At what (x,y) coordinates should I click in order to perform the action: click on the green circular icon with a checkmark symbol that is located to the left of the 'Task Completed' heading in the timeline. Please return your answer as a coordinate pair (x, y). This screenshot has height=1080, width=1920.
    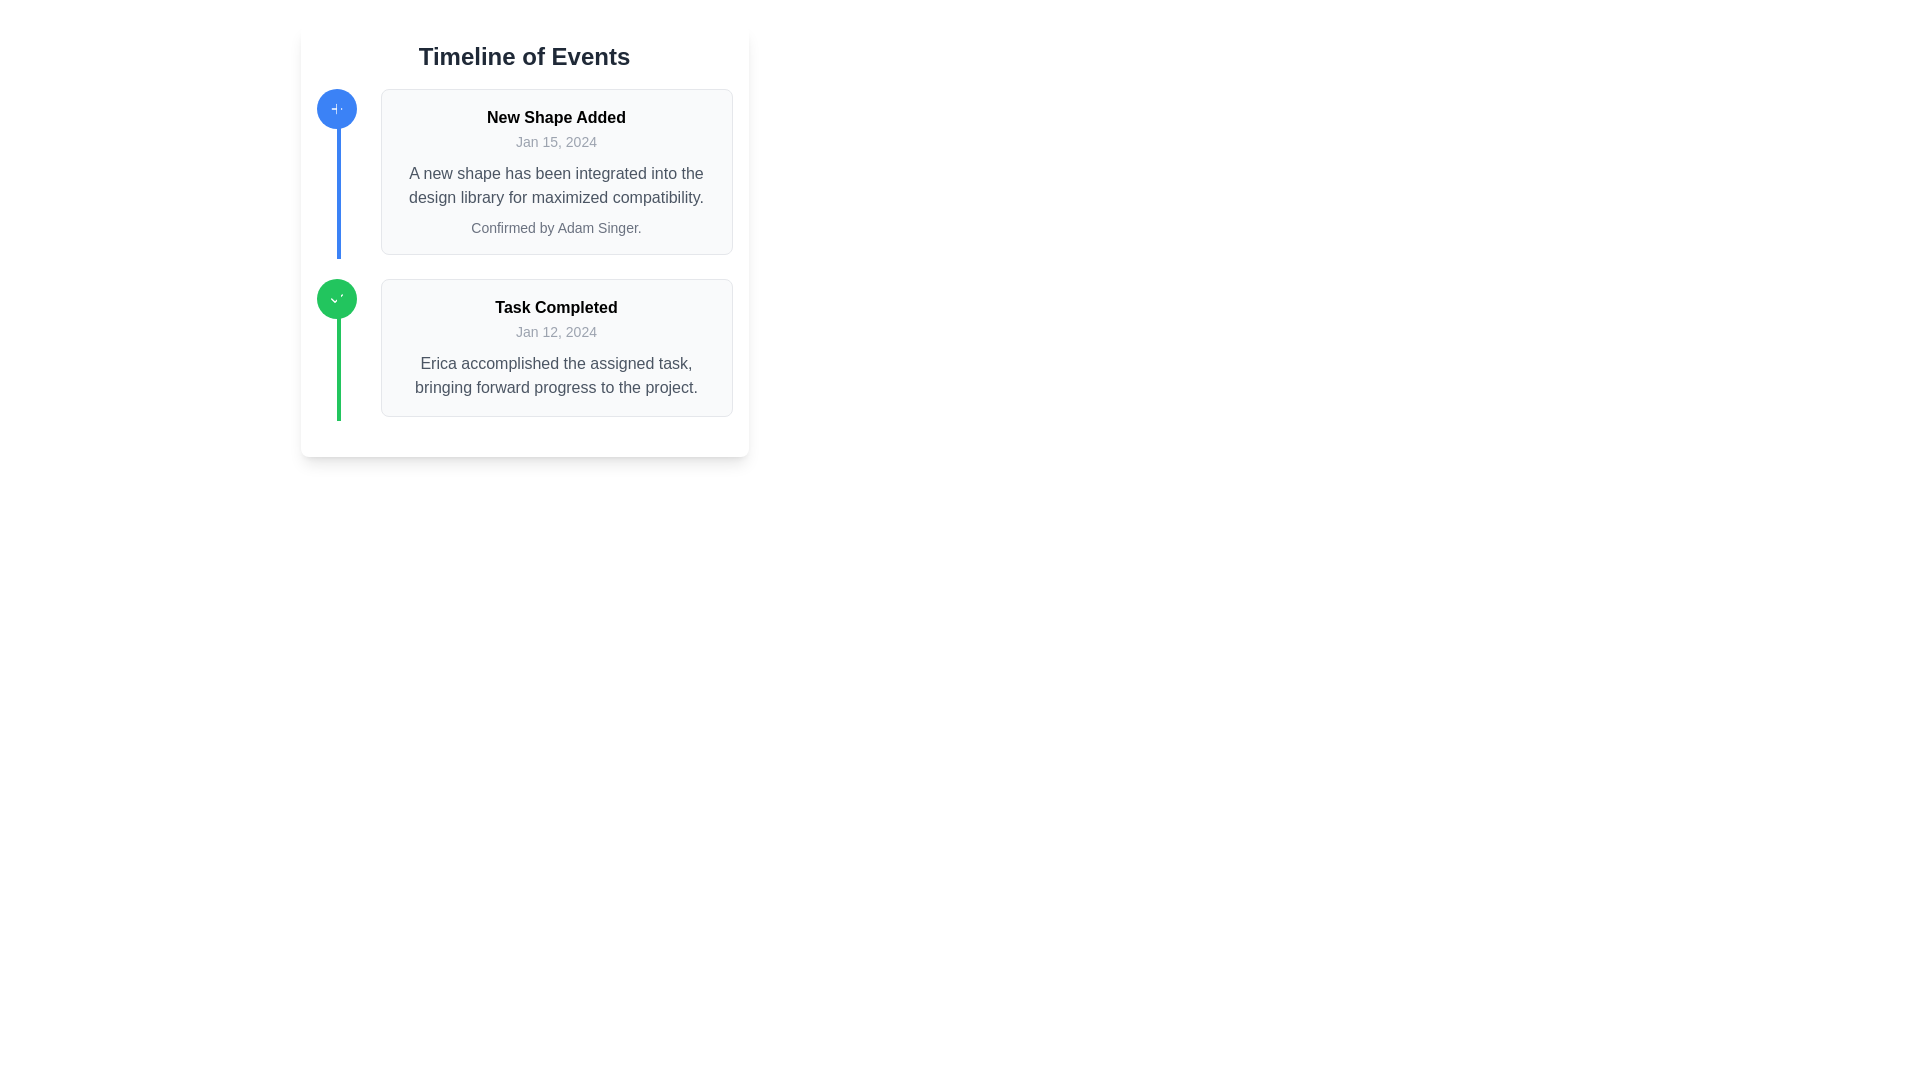
    Looking at the image, I should click on (336, 299).